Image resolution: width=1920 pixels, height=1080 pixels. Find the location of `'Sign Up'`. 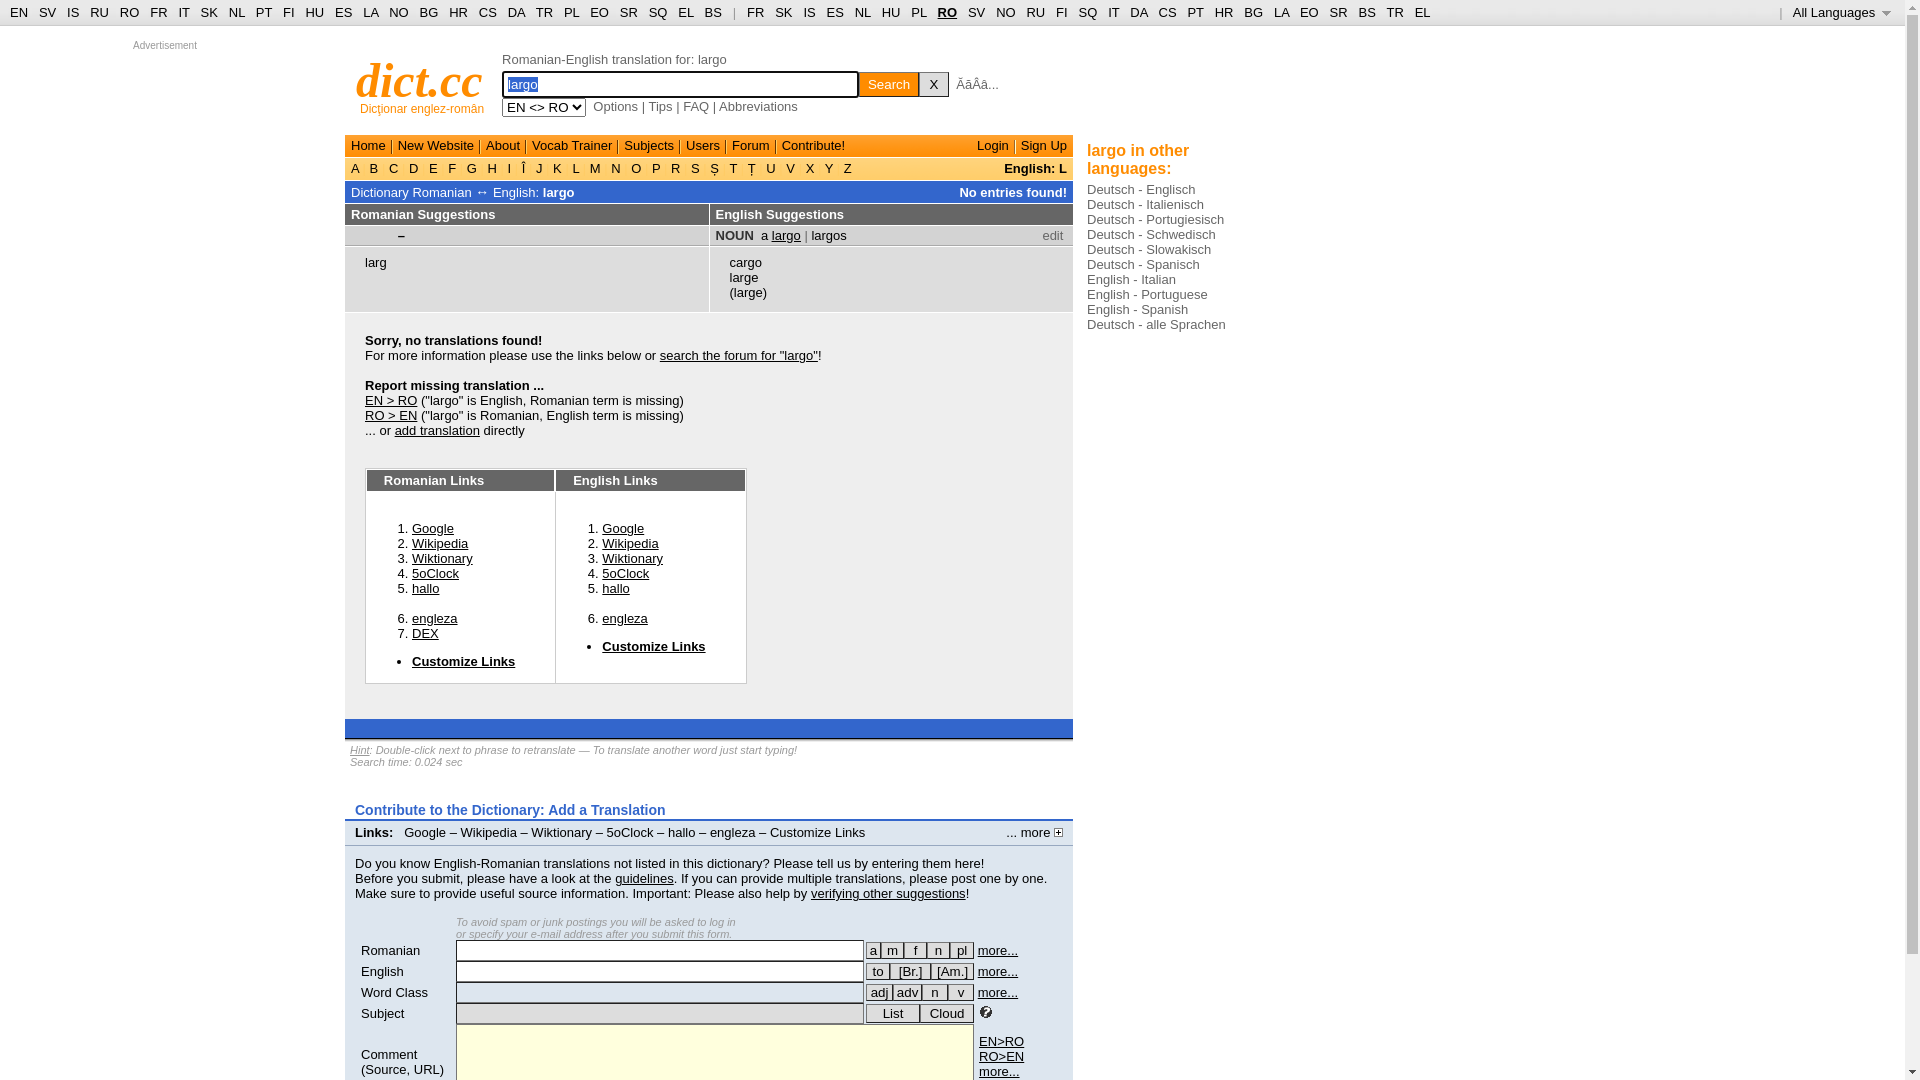

'Sign Up' is located at coordinates (1021, 144).